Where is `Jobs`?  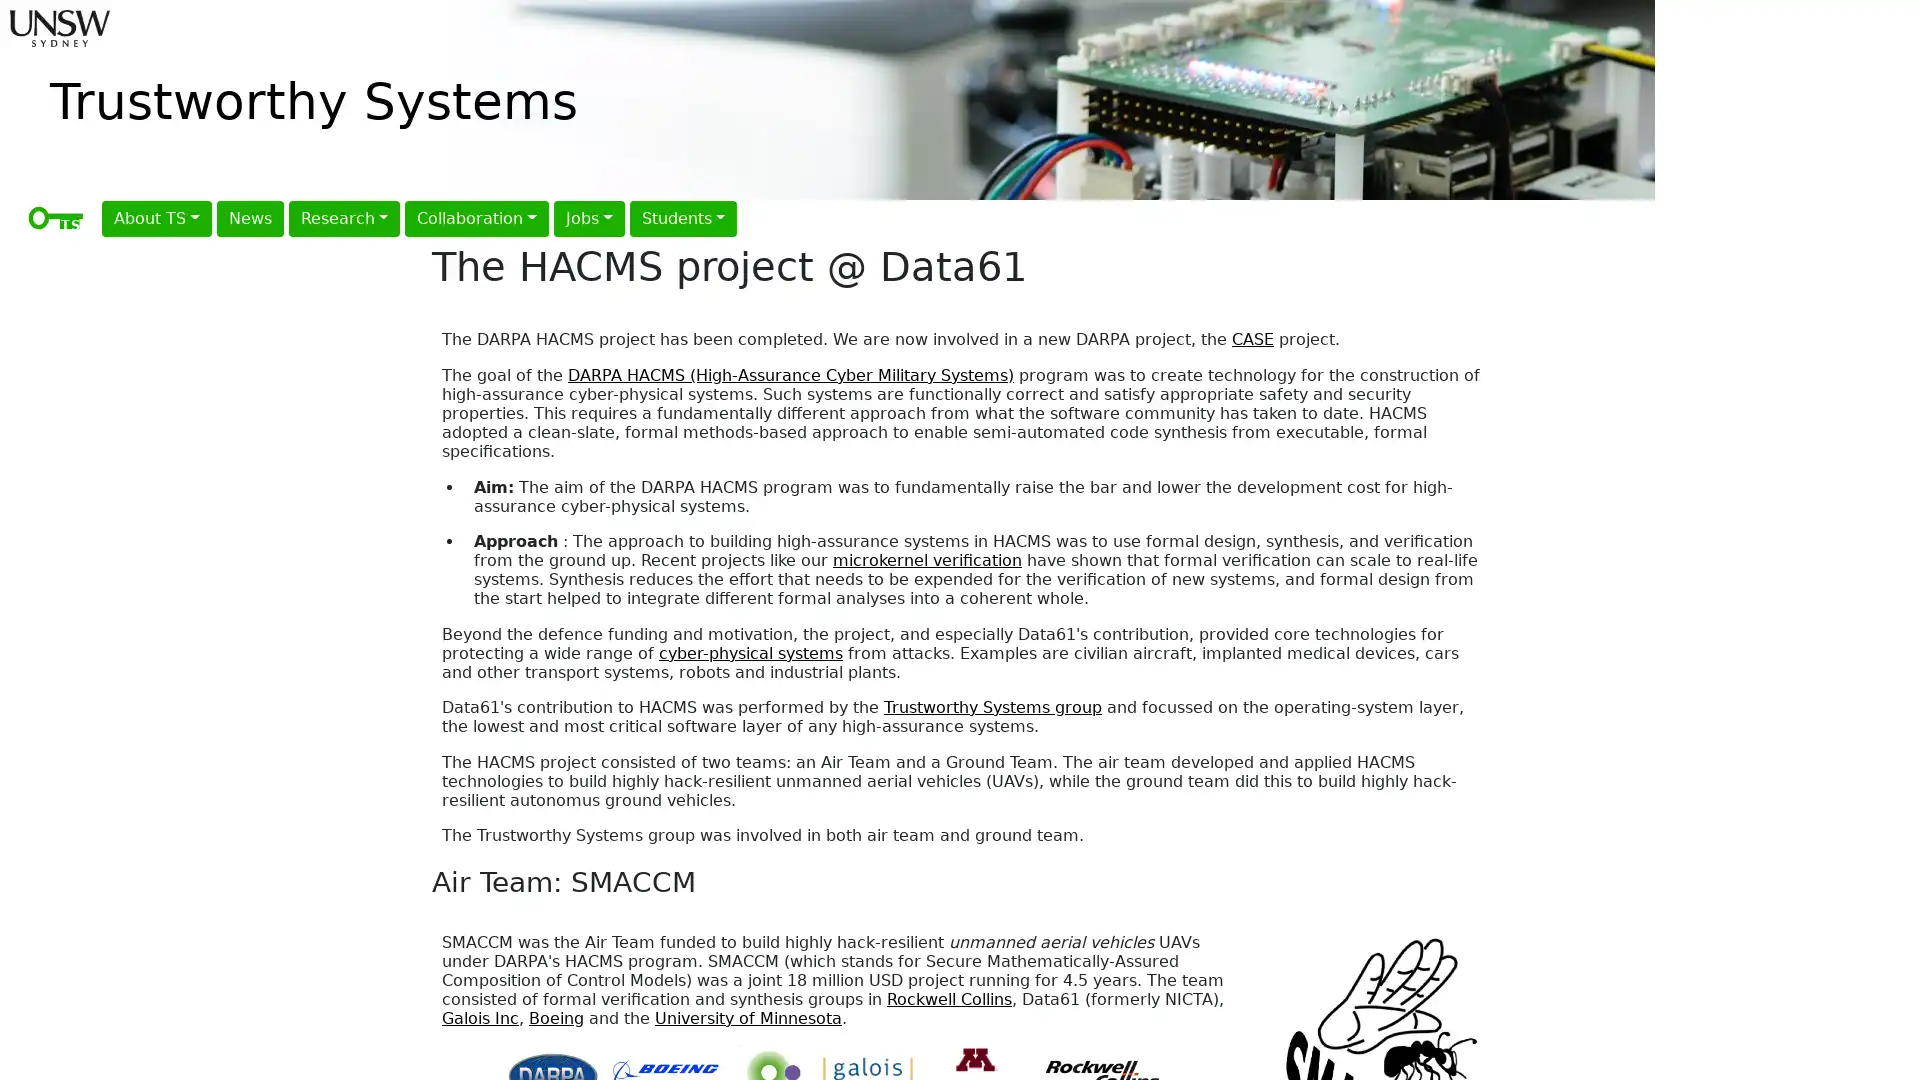 Jobs is located at coordinates (588, 218).